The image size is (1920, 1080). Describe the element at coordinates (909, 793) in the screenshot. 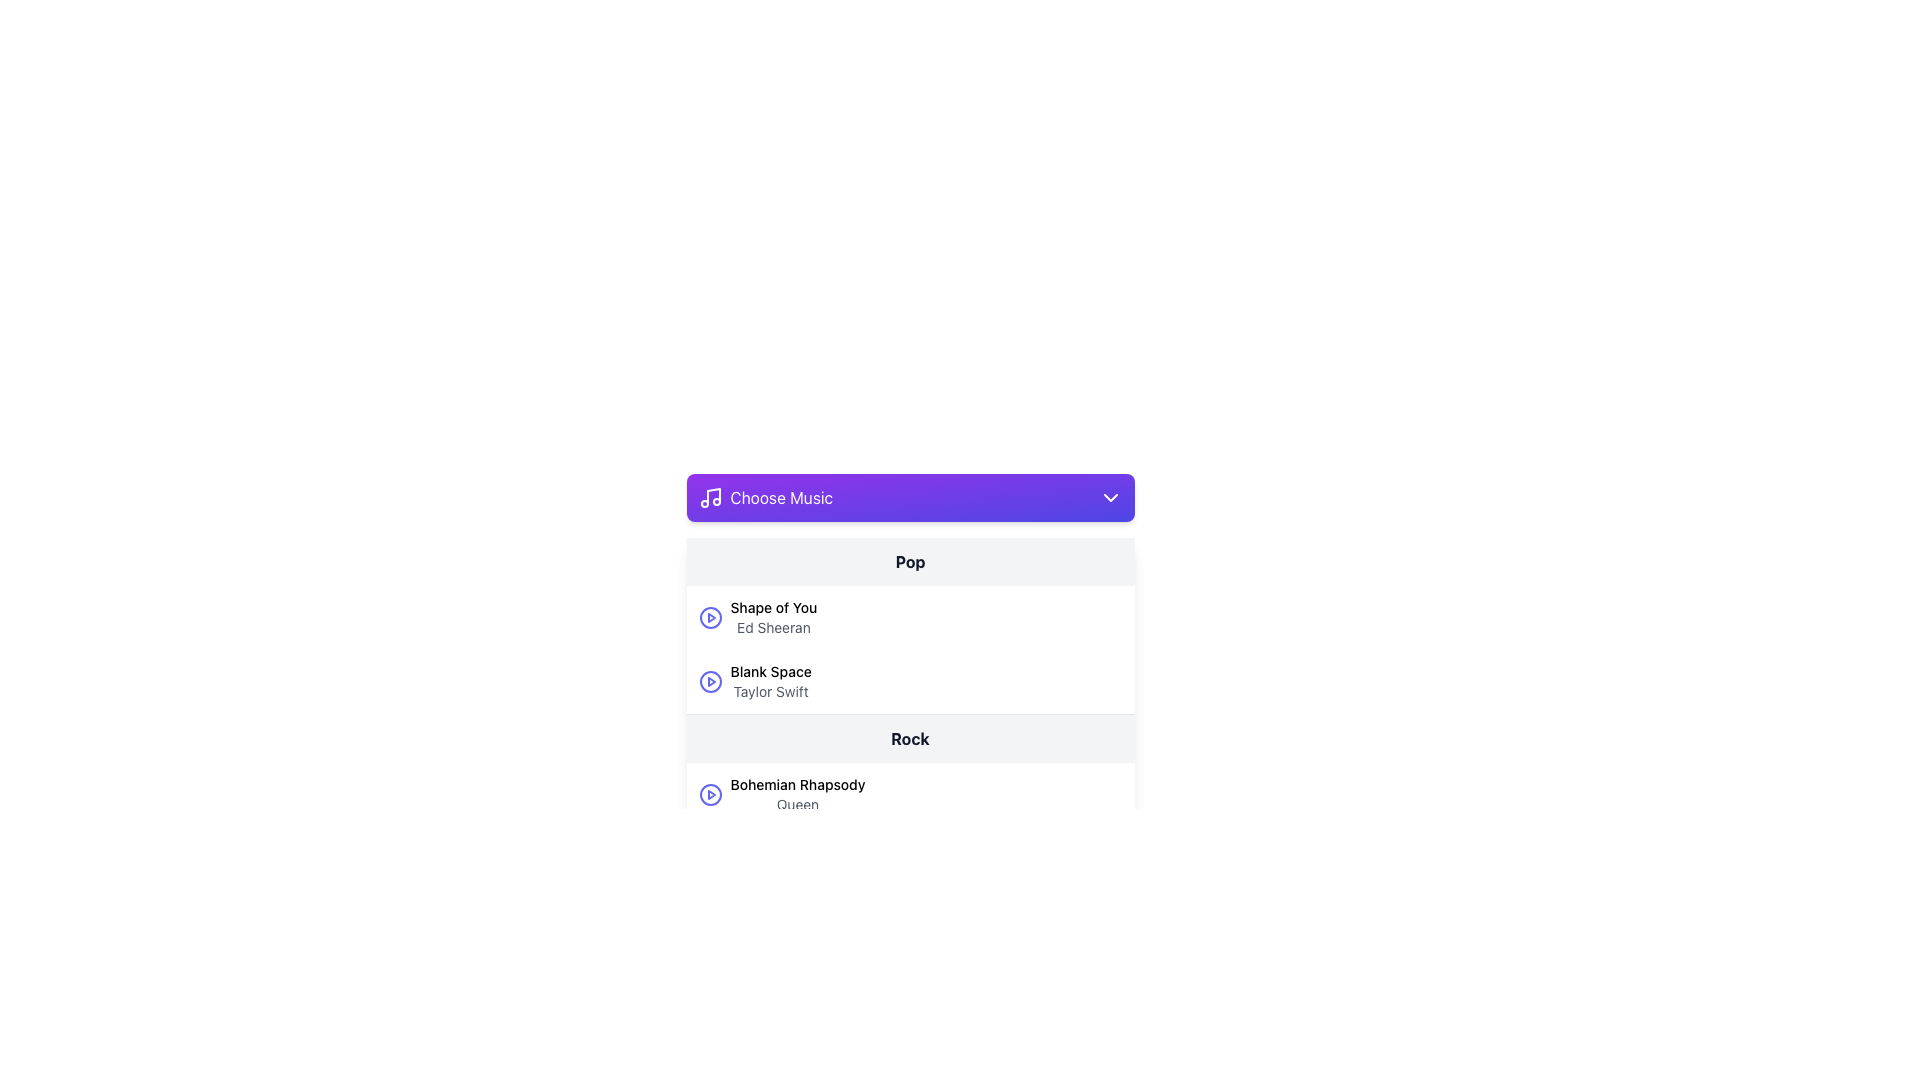

I see `the List Item for the song 'Bohemian Rhapsody' by Queen, located in the 'Rock' section of the song list` at that location.